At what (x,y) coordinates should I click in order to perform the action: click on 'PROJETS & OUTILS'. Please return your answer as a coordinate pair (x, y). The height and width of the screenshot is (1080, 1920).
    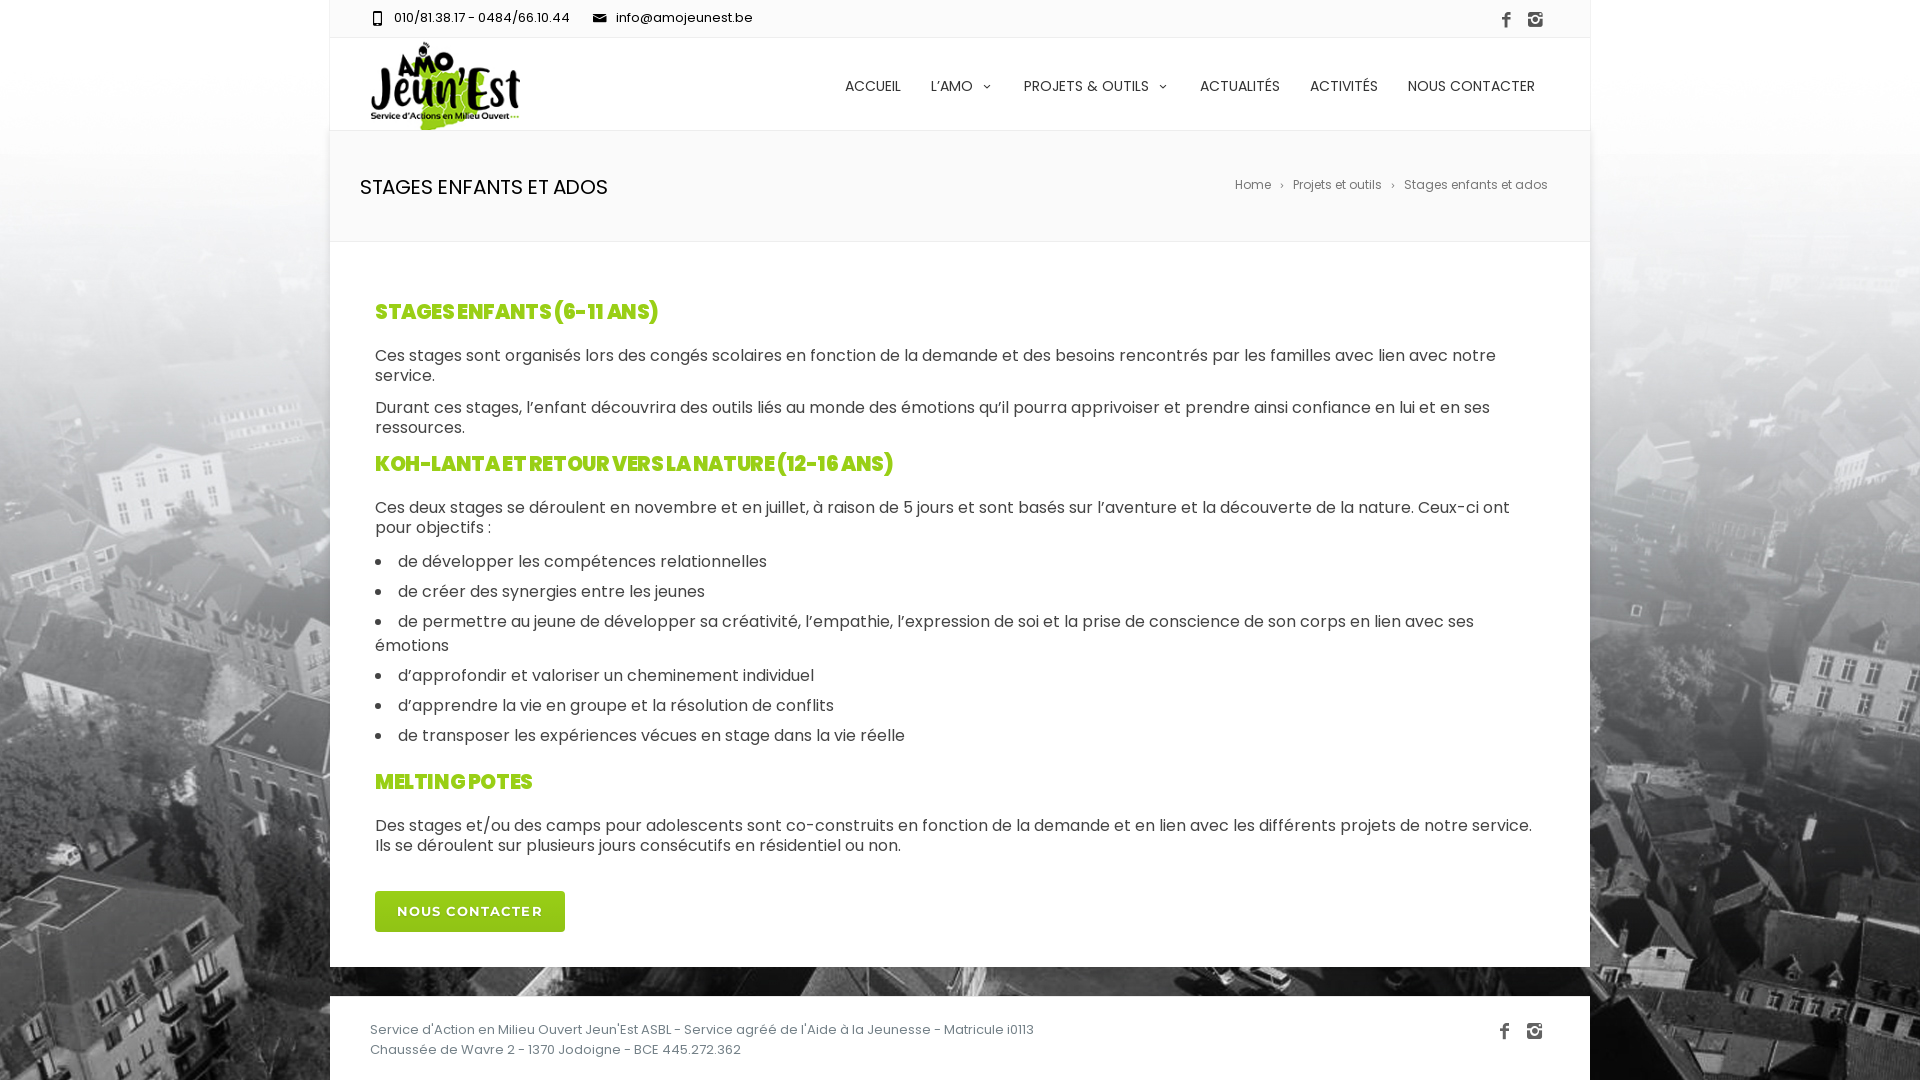
    Looking at the image, I should click on (1096, 83).